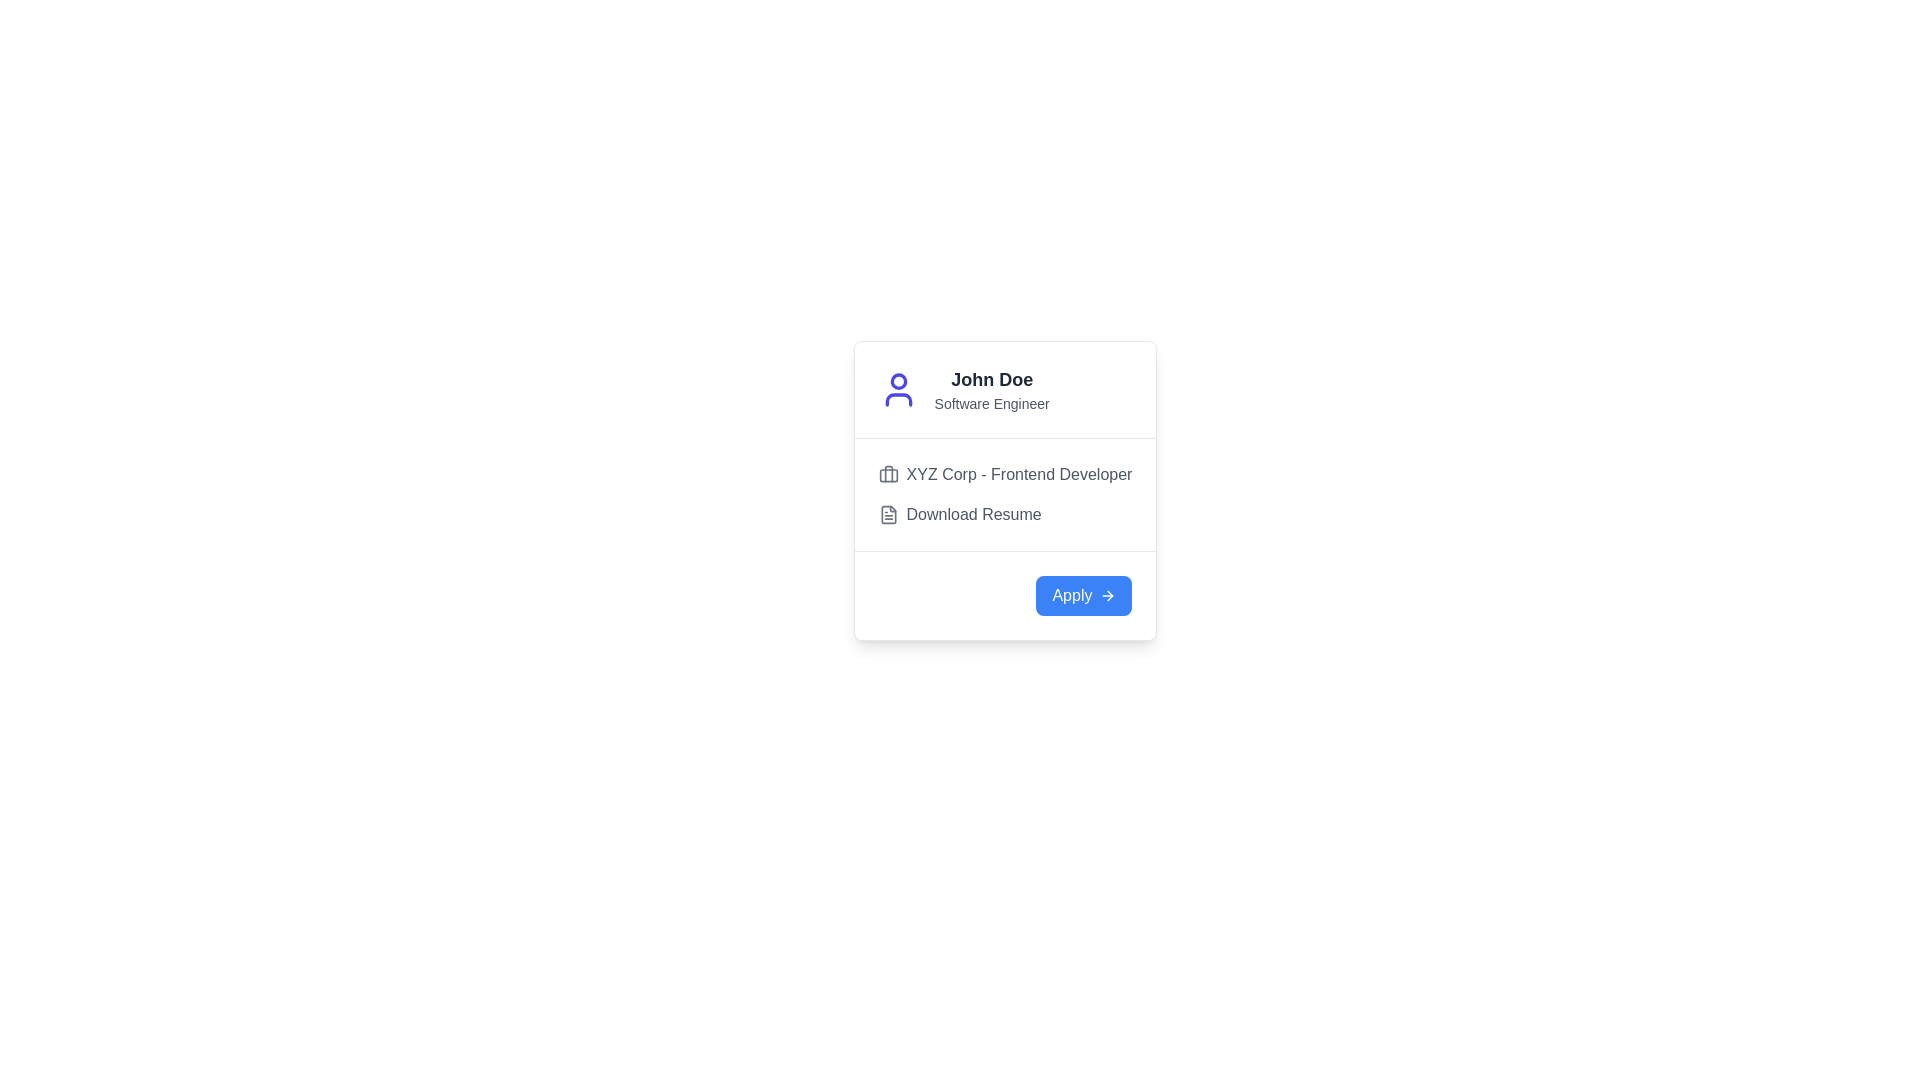 The width and height of the screenshot is (1920, 1080). What do you see at coordinates (887, 514) in the screenshot?
I see `the visual association of the file document icon with the 'Download Resume' label, which is characterized by its gray outline and minimalistic features, and is positioned directly to the left of the label` at bounding box center [887, 514].